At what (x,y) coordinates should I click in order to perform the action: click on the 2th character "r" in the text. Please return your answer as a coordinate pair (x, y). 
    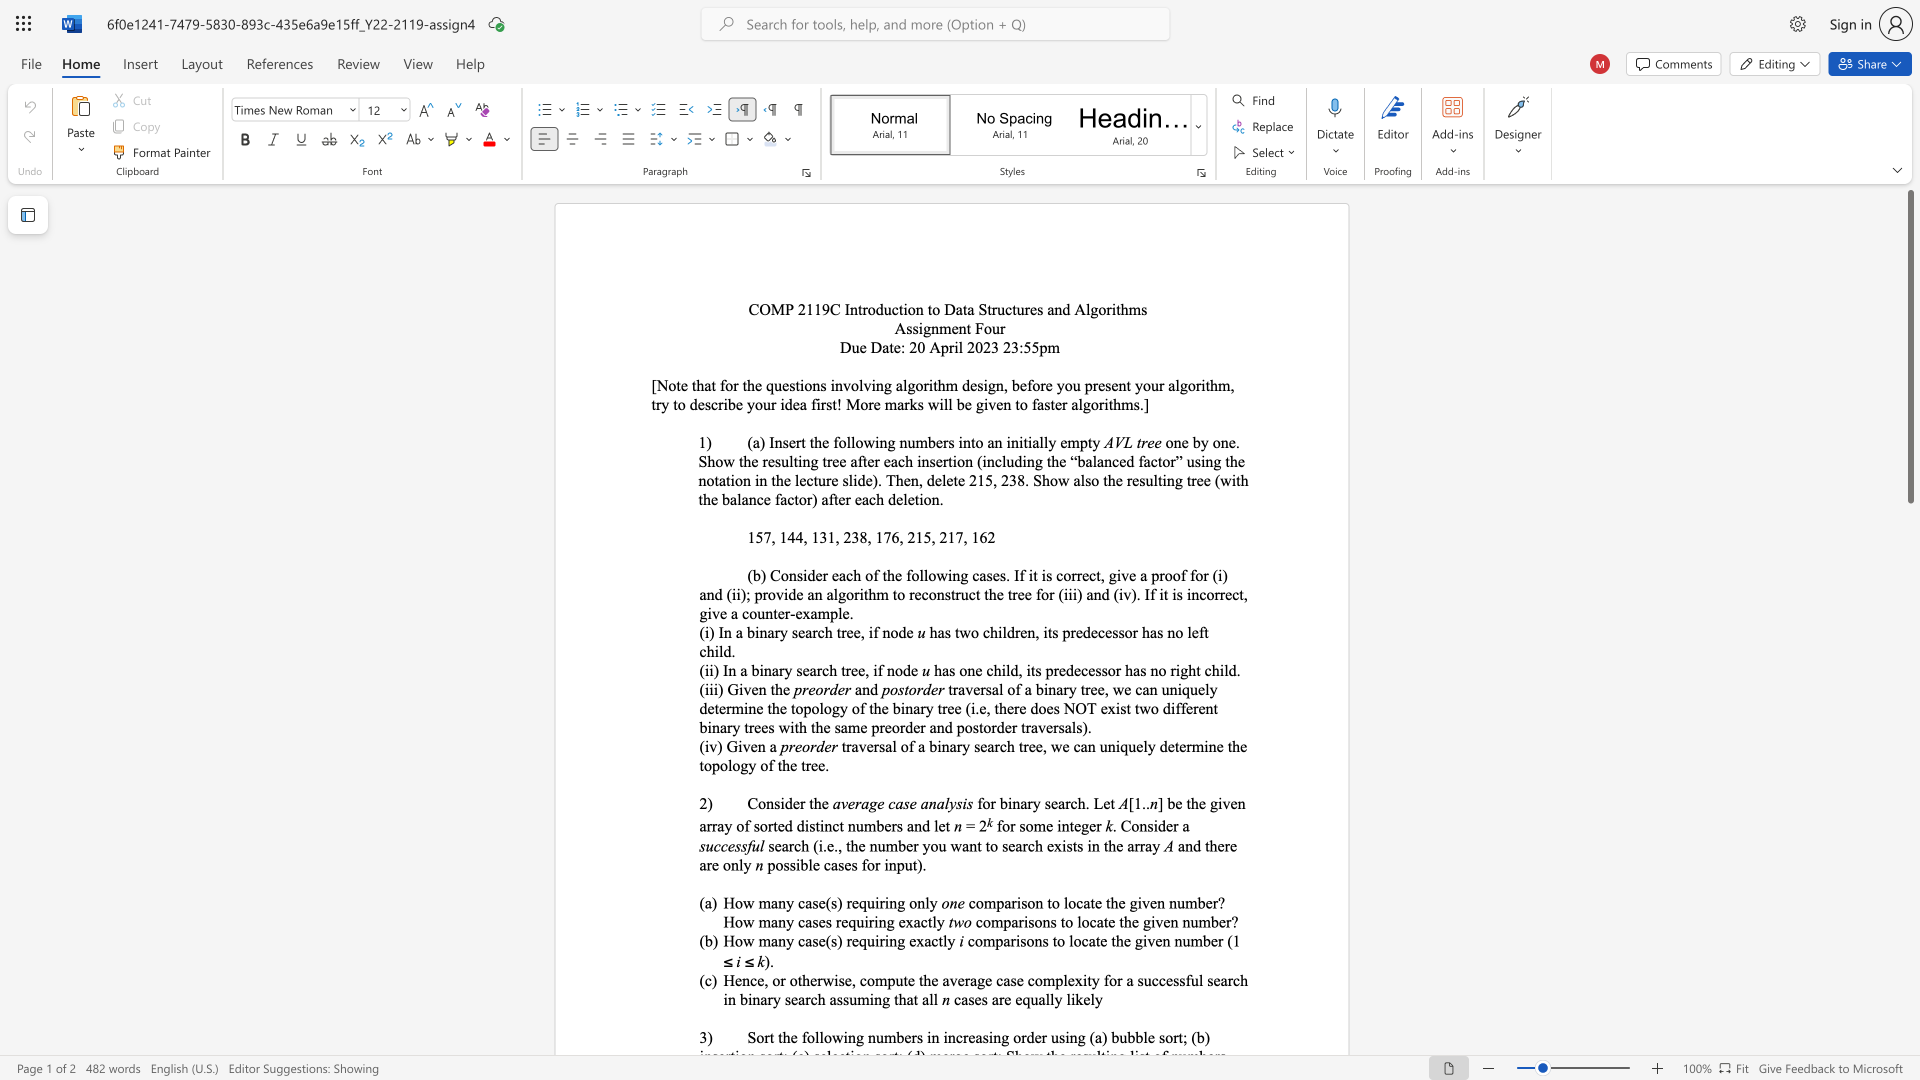
    Looking at the image, I should click on (819, 670).